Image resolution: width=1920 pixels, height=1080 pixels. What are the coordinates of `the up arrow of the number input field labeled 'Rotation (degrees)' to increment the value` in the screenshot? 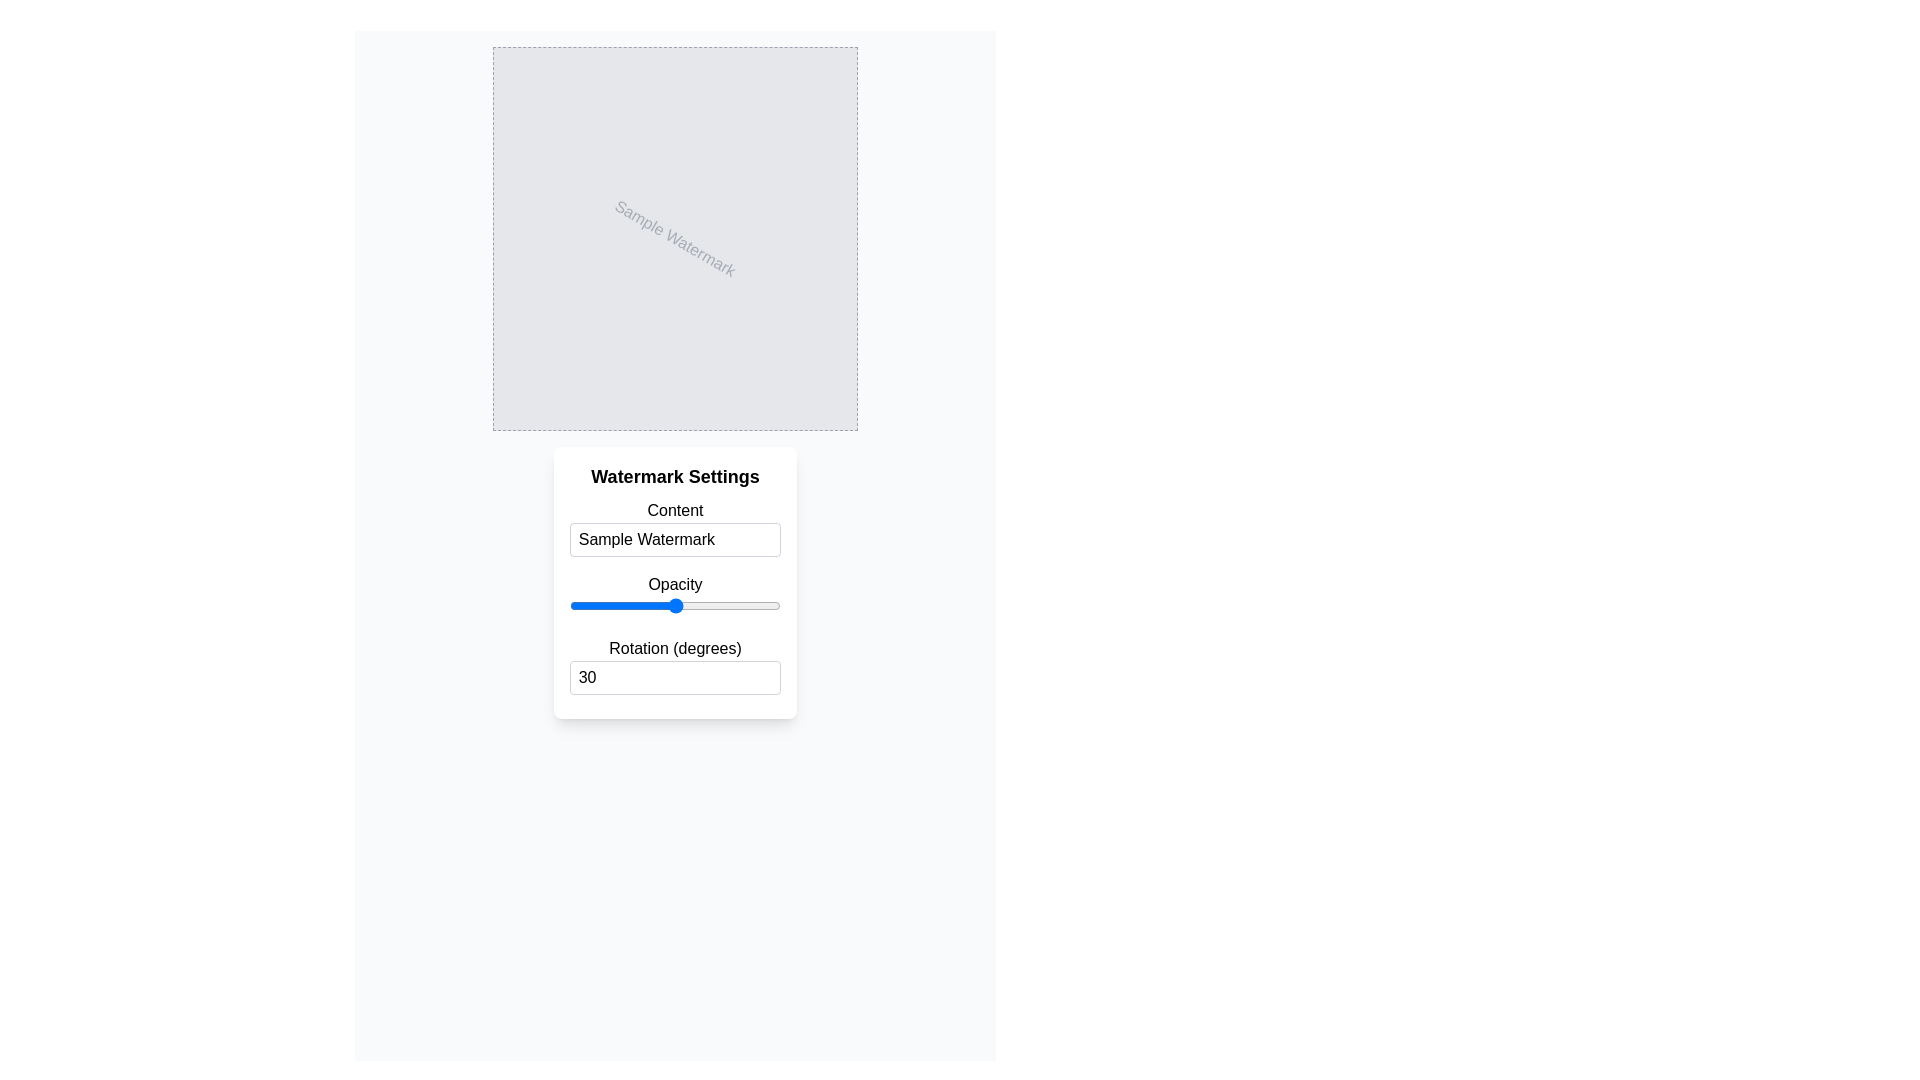 It's located at (675, 666).